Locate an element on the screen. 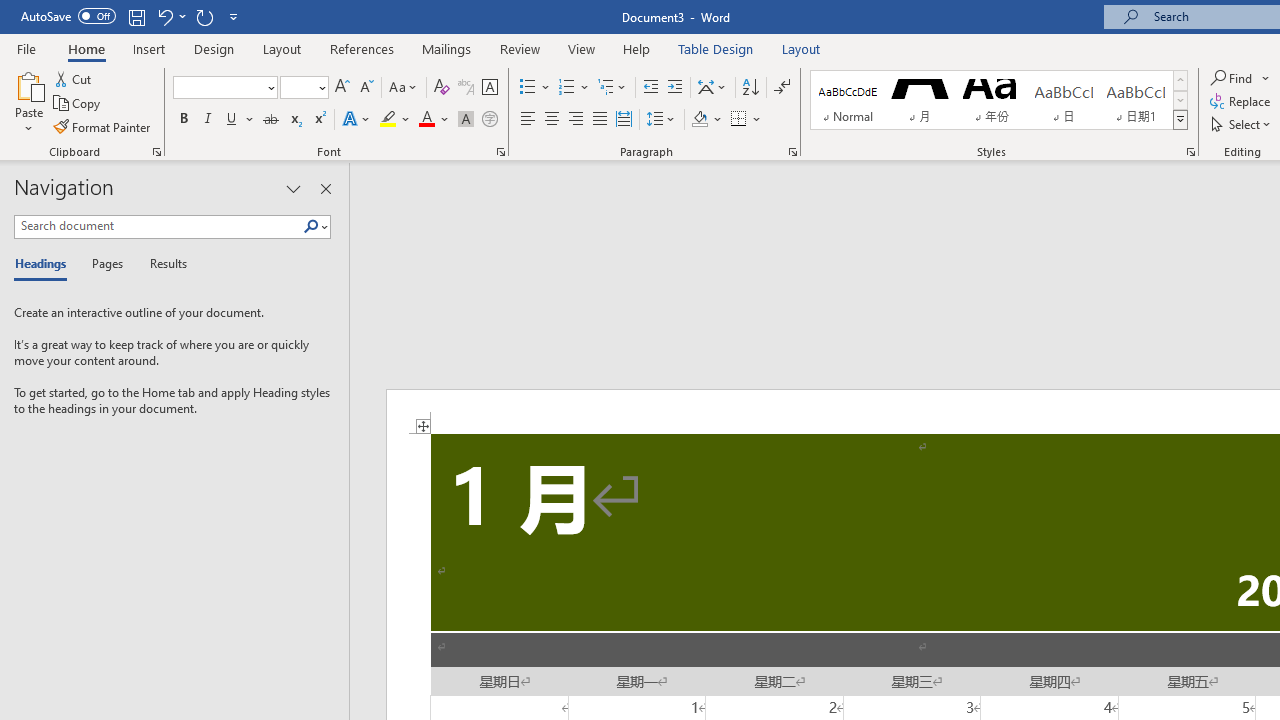 The image size is (1280, 720). 'Find' is located at coordinates (1232, 77).